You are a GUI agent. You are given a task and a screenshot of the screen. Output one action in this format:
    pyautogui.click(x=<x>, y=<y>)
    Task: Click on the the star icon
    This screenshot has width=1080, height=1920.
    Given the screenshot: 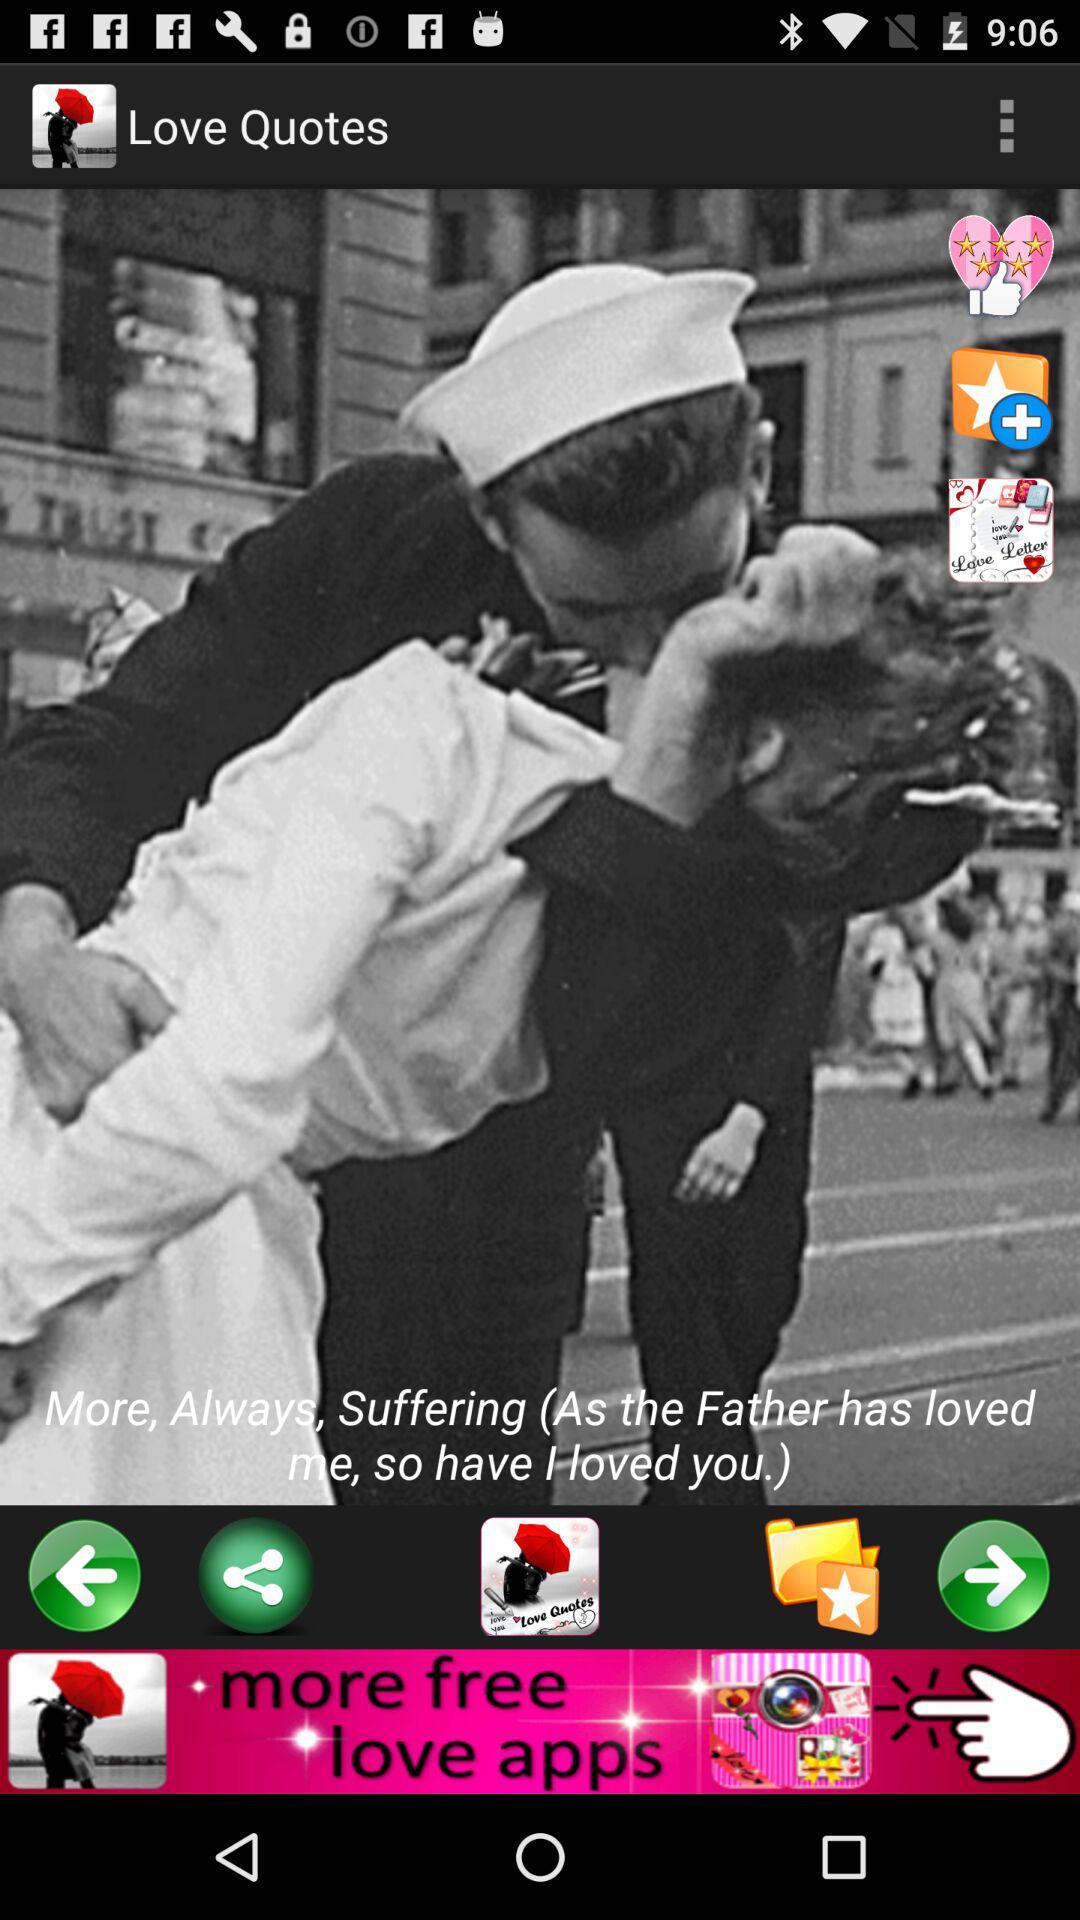 What is the action you would take?
    pyautogui.click(x=823, y=1686)
    